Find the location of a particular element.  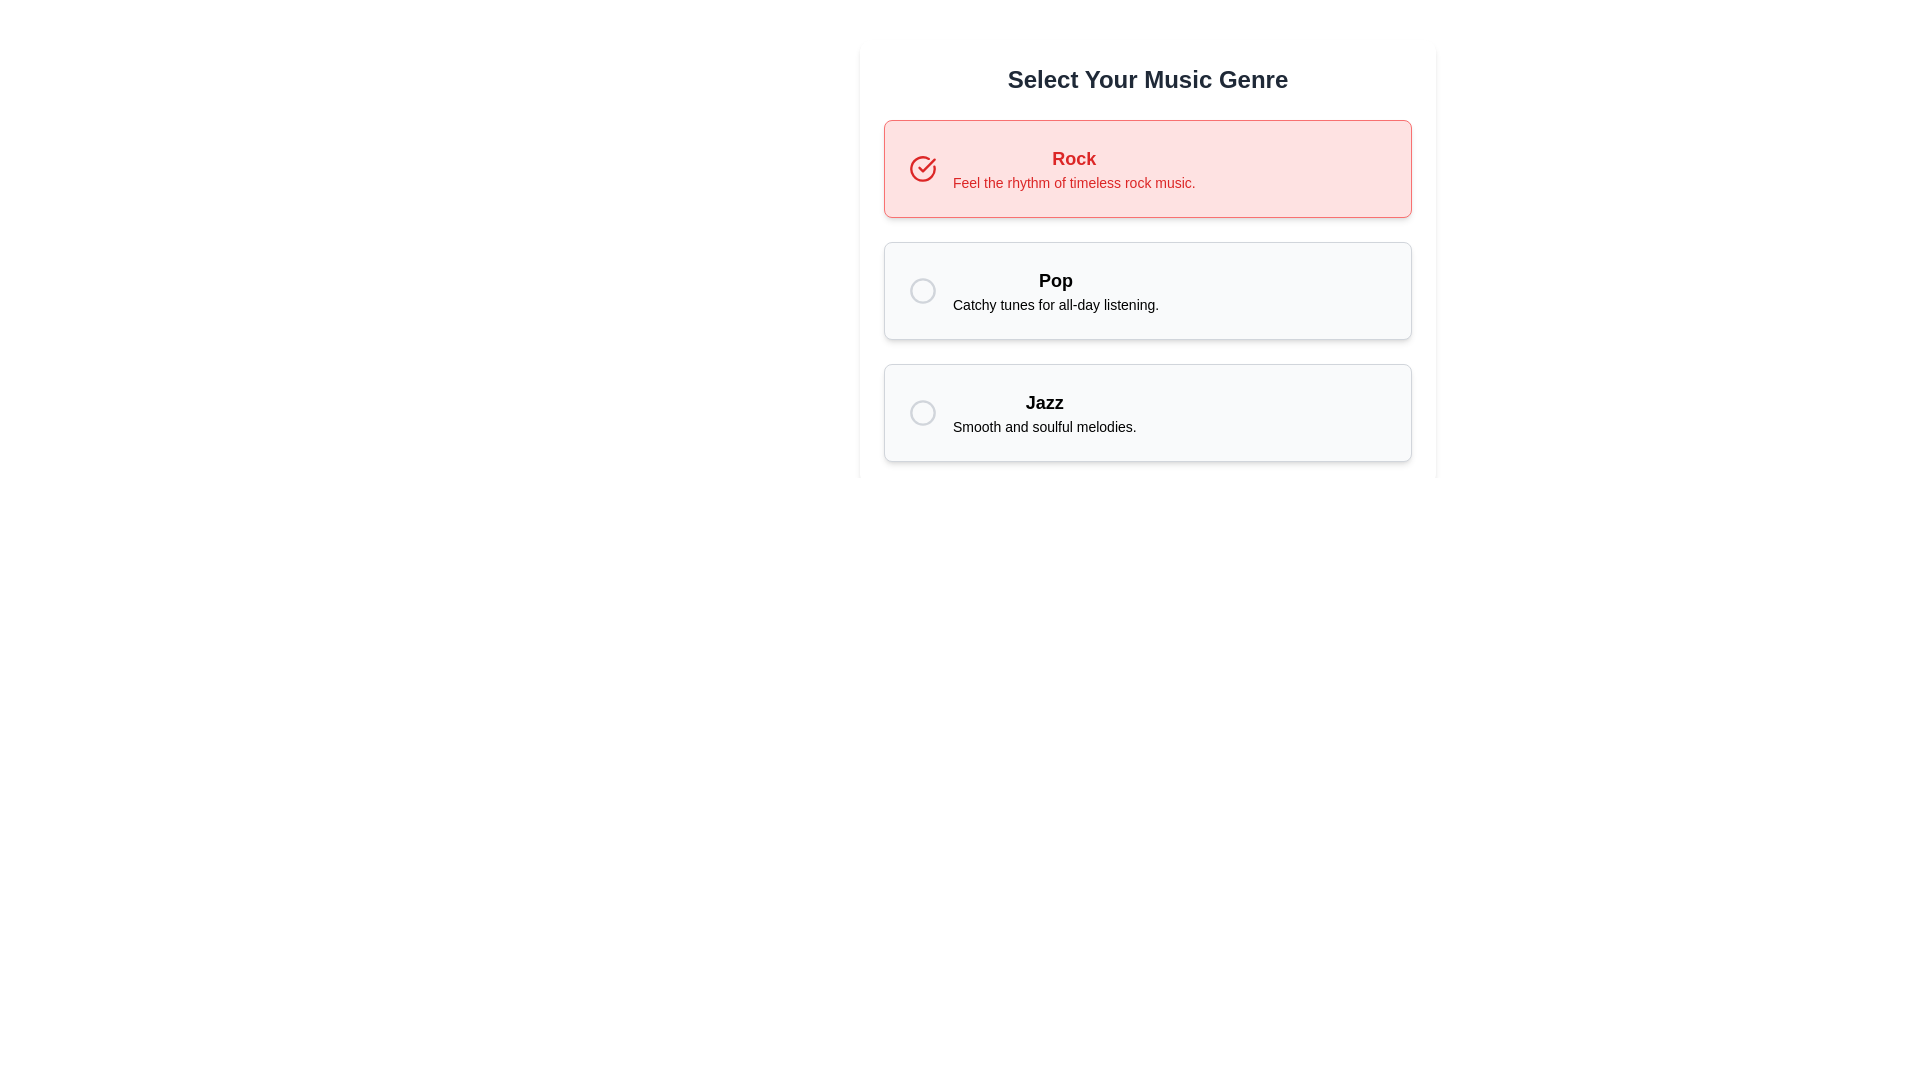

the radio button indicating the selection for the 'Jazz' music genre option is located at coordinates (921, 411).